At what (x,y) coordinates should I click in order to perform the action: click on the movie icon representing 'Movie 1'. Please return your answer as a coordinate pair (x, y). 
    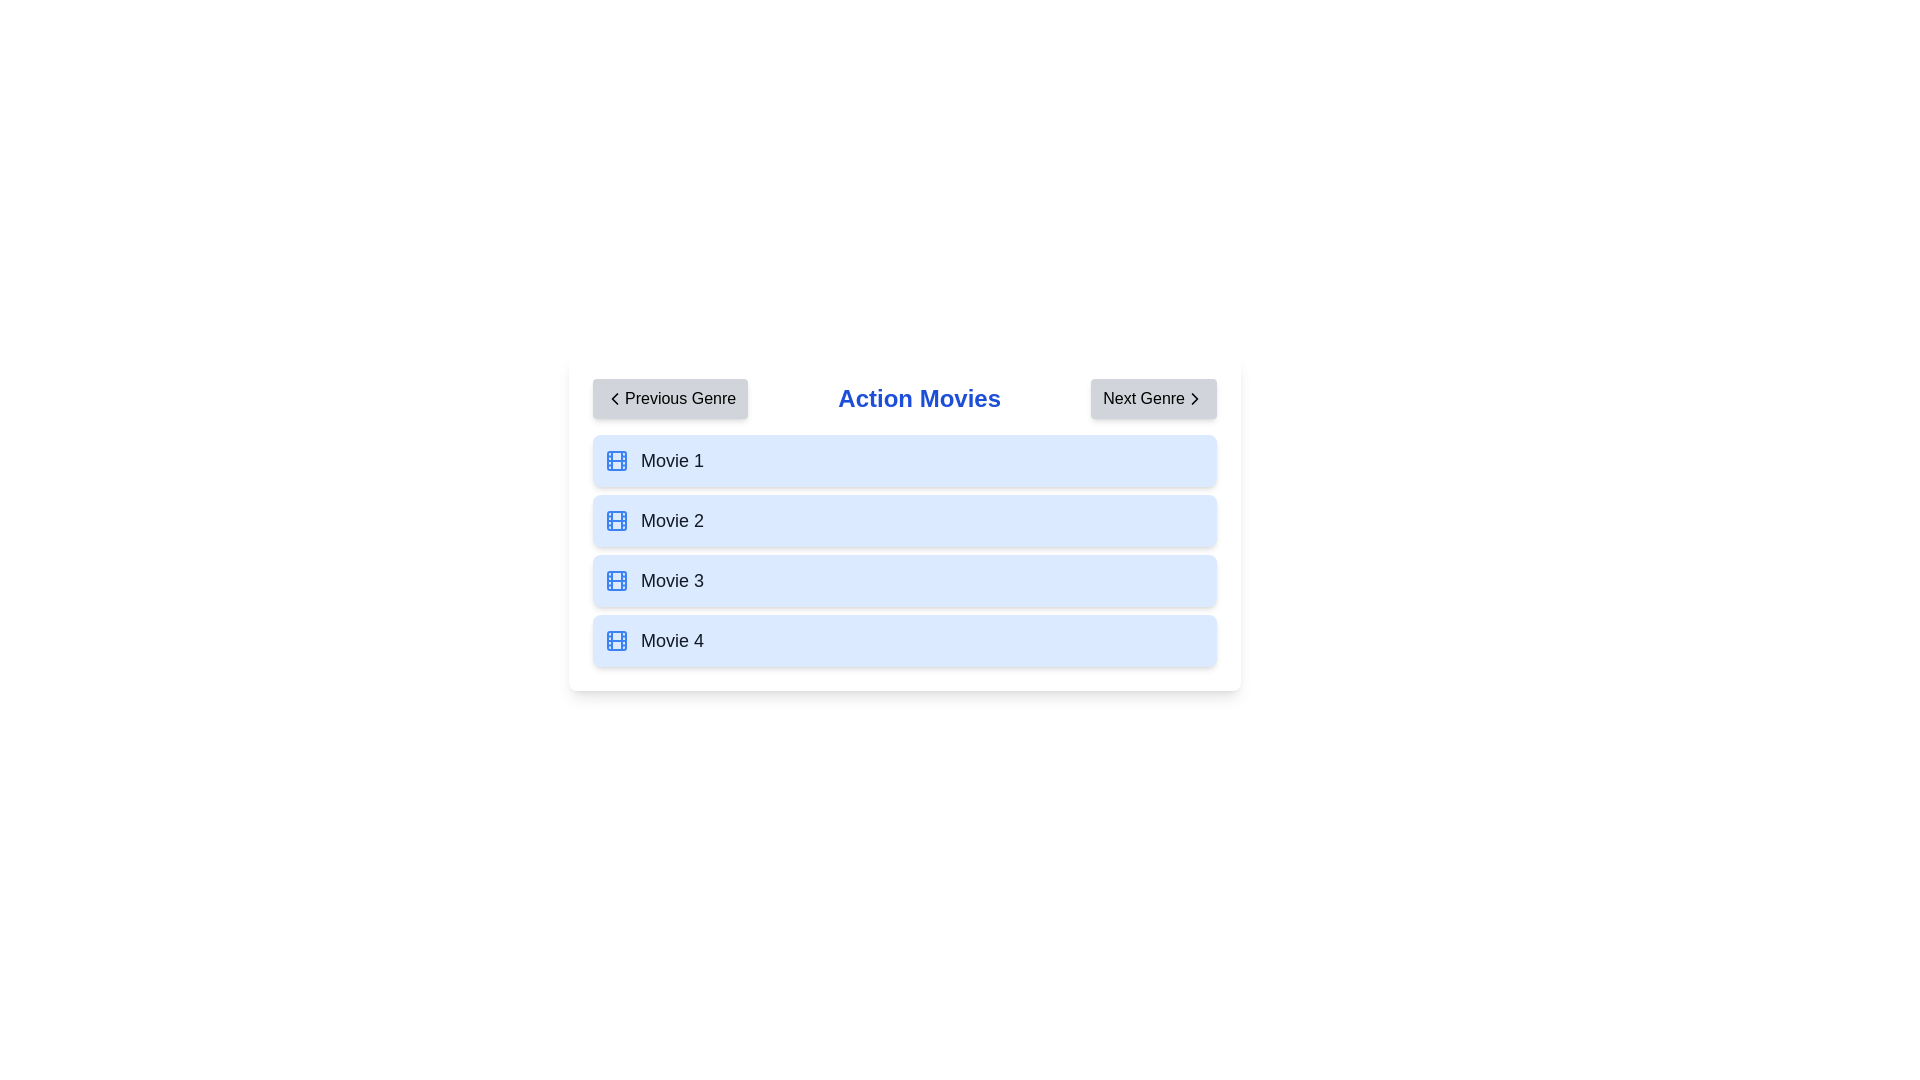
    Looking at the image, I should click on (616, 461).